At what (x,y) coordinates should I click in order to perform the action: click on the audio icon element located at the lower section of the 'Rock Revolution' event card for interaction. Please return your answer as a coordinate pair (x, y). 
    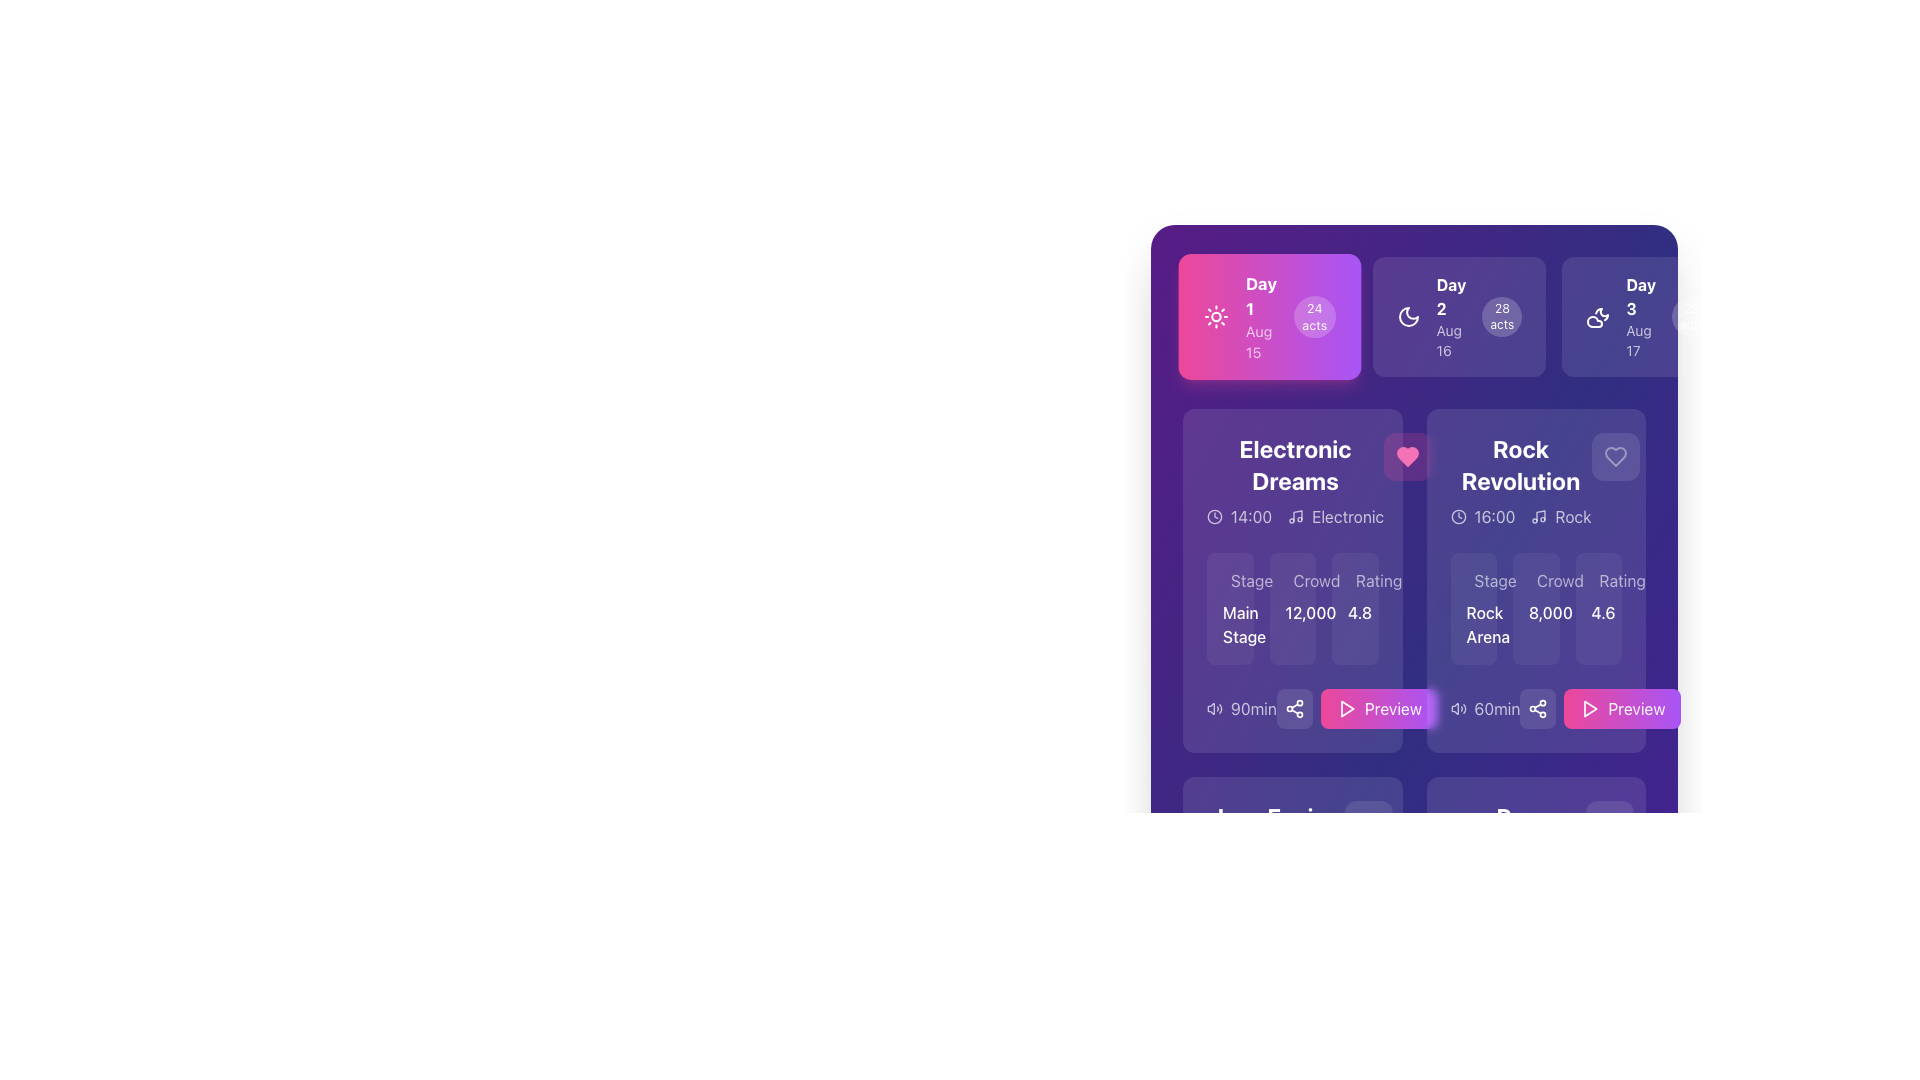
    Looking at the image, I should click on (1458, 708).